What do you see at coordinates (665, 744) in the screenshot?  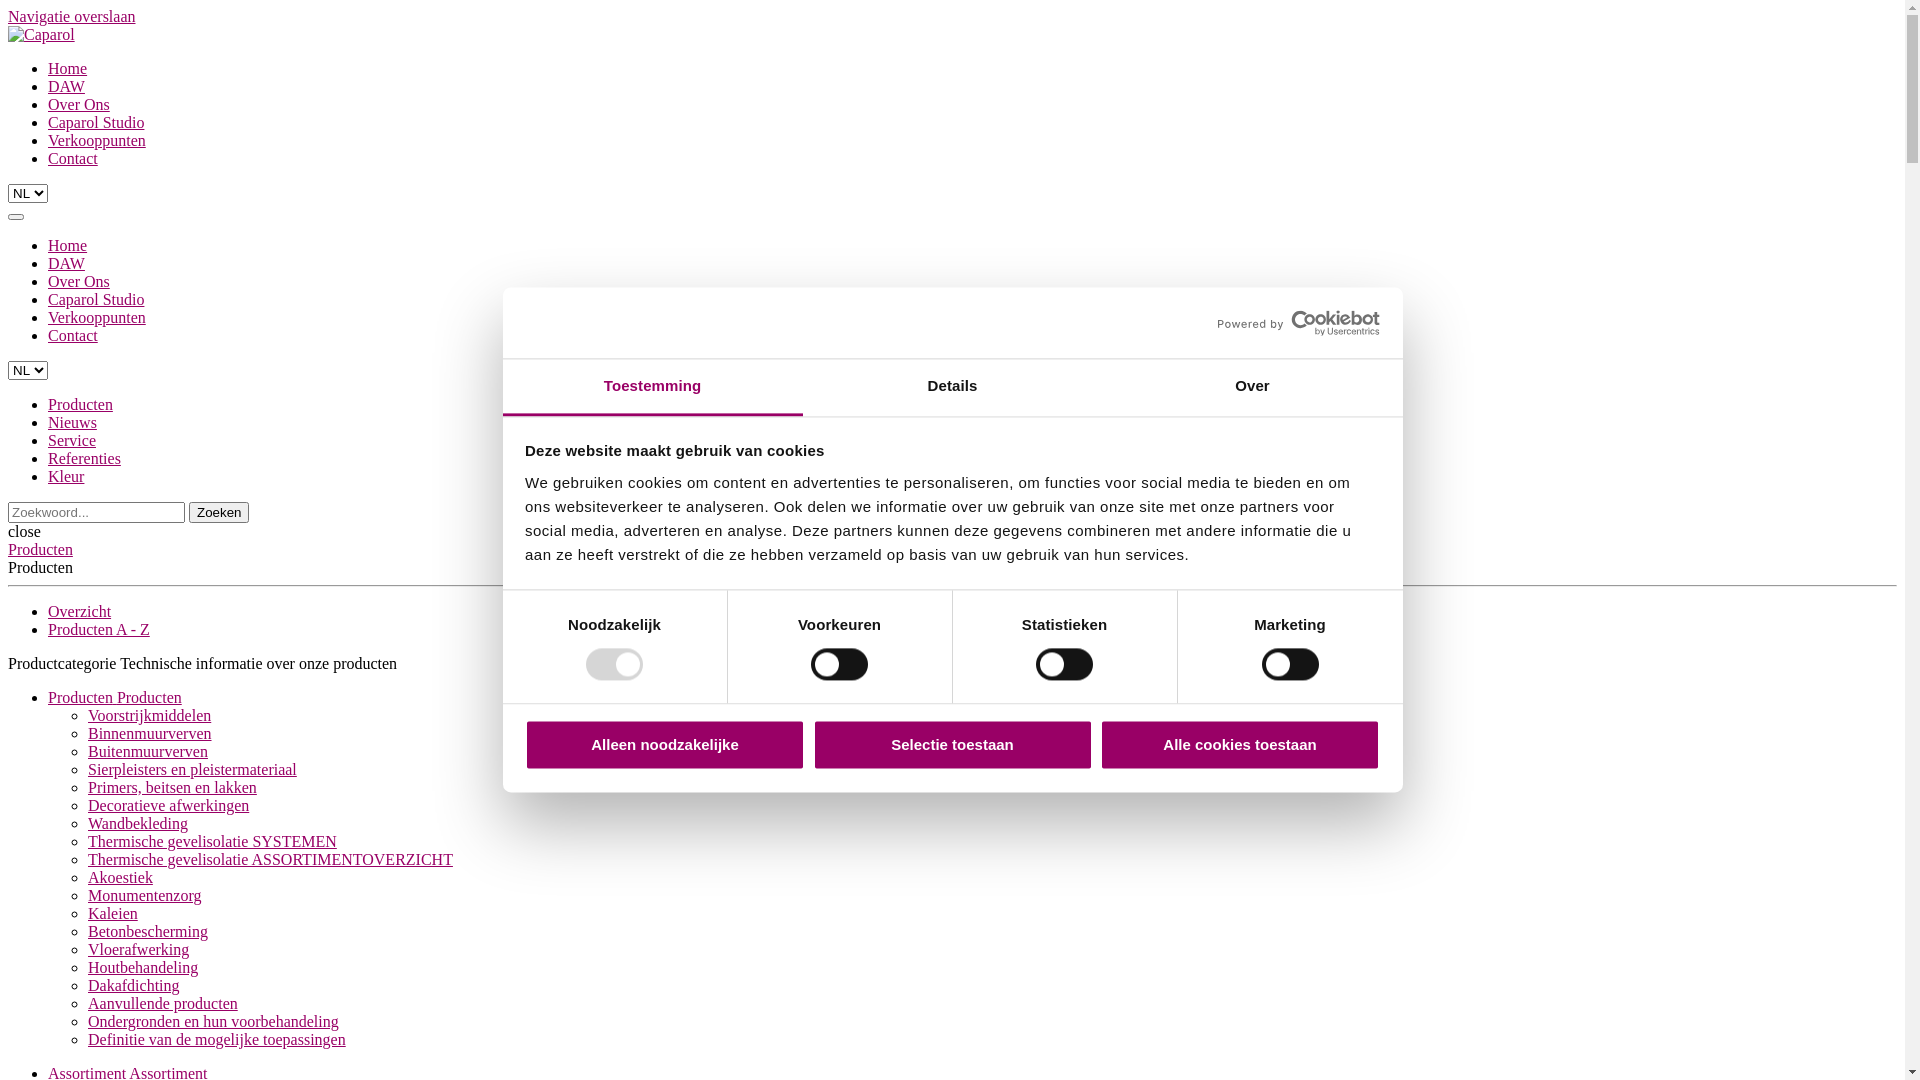 I see `'Alleen noodzakelijke'` at bounding box center [665, 744].